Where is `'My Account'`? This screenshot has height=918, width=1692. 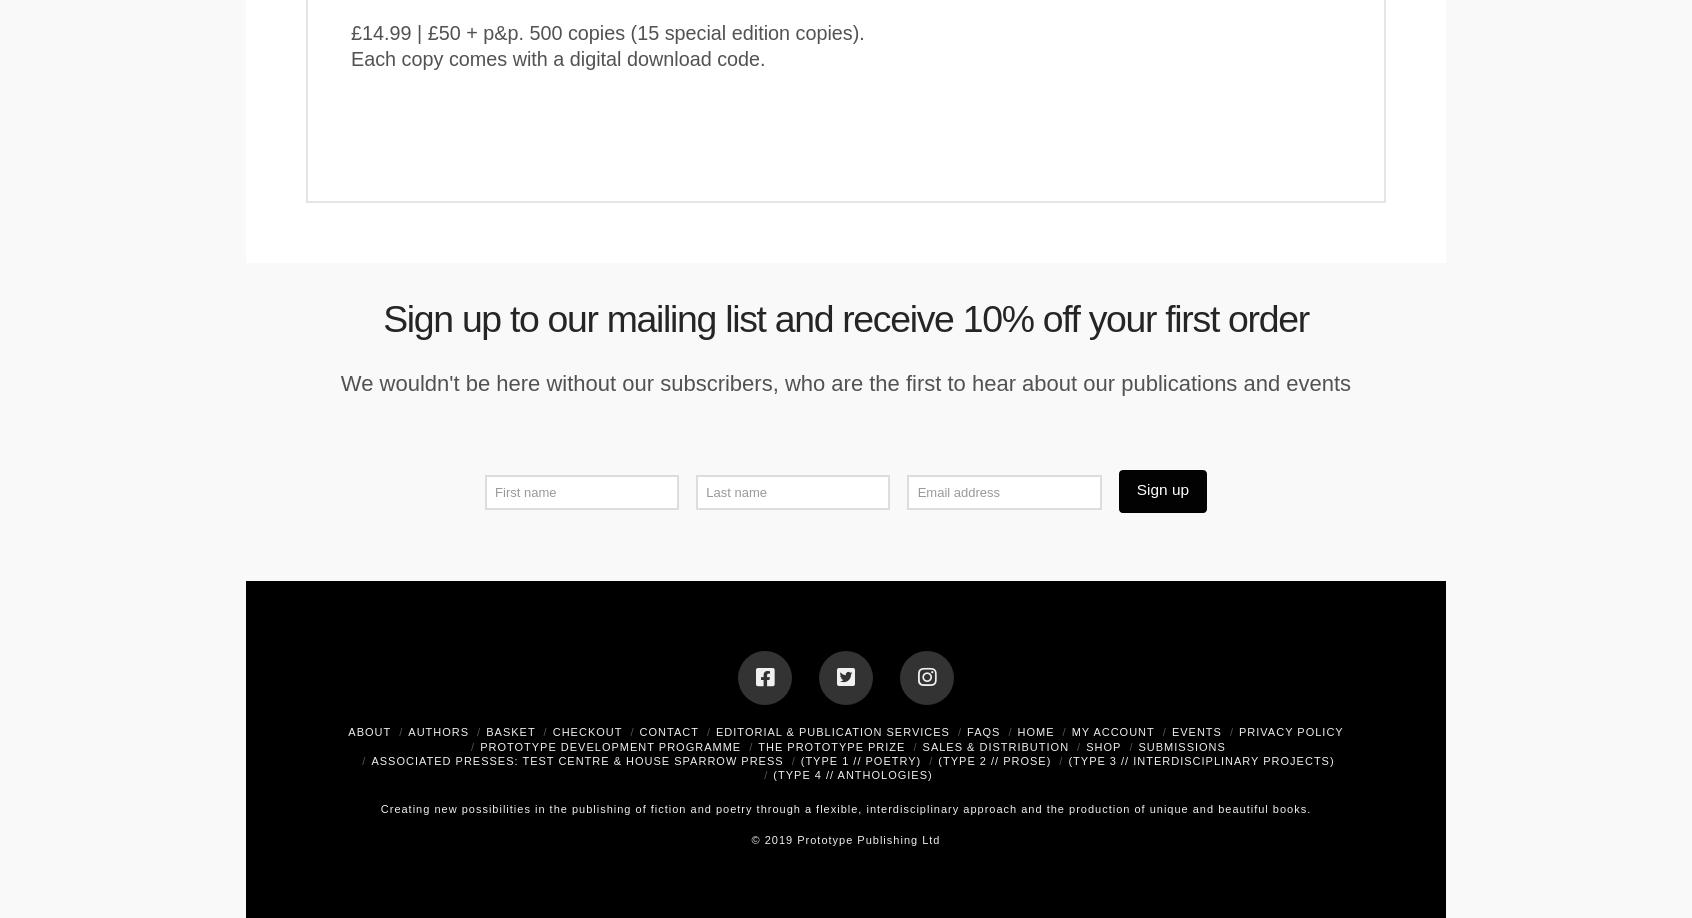 'My Account' is located at coordinates (1112, 731).